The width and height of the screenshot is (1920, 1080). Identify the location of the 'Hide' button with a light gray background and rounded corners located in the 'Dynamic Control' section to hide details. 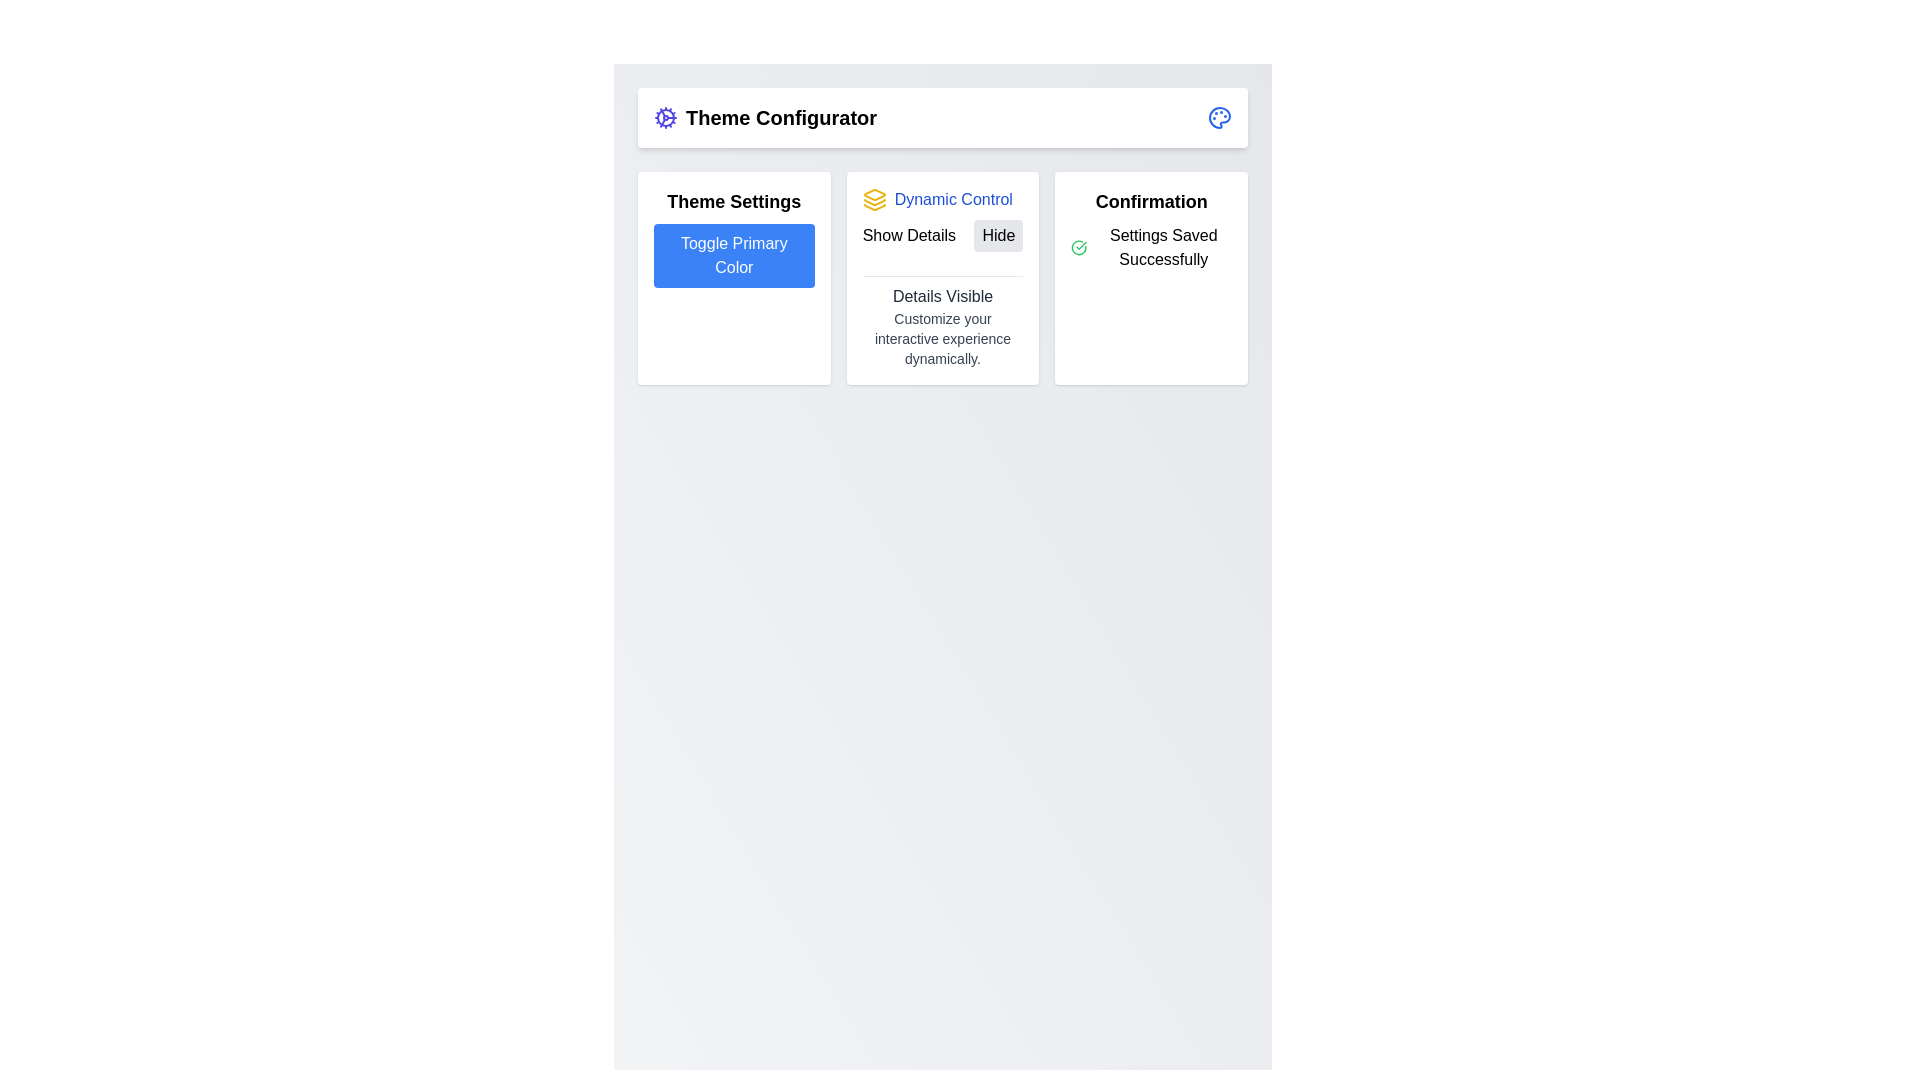
(998, 234).